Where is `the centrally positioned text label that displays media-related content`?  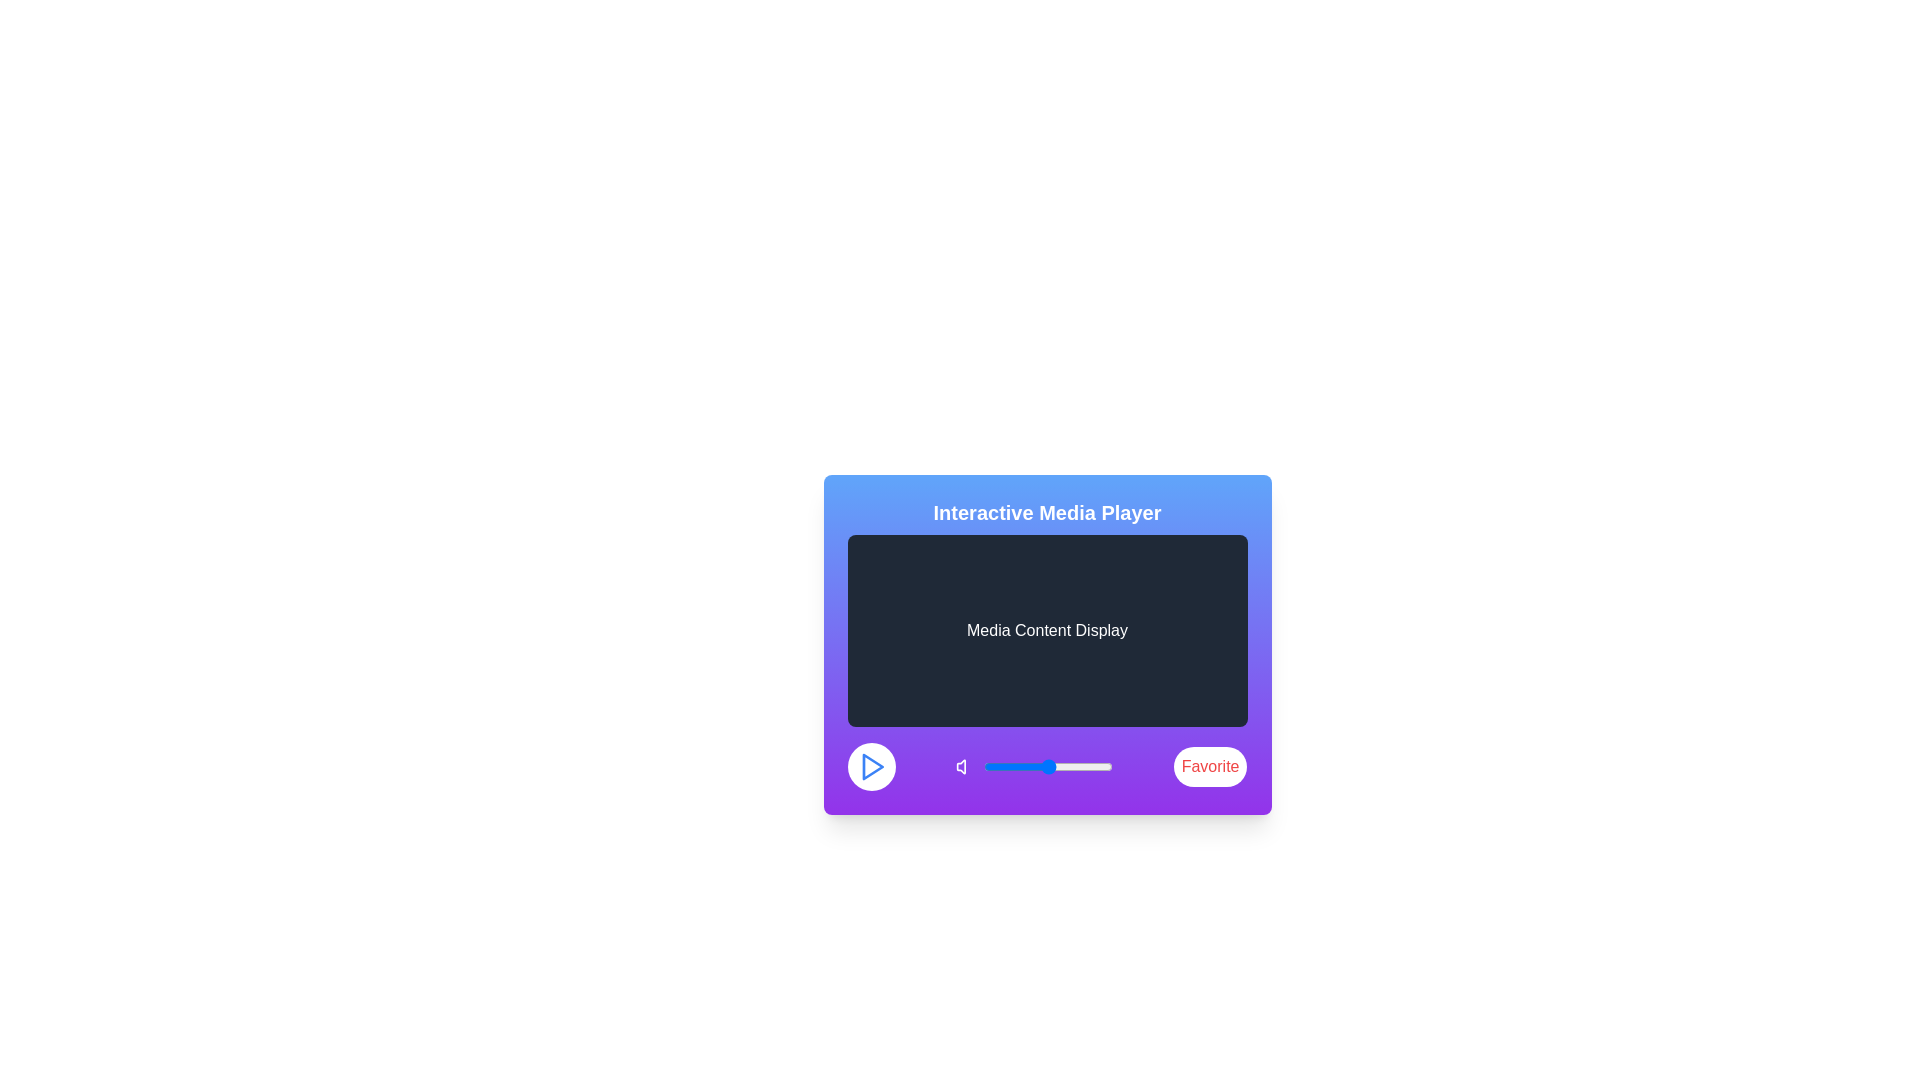
the centrally positioned text label that displays media-related content is located at coordinates (1046, 631).